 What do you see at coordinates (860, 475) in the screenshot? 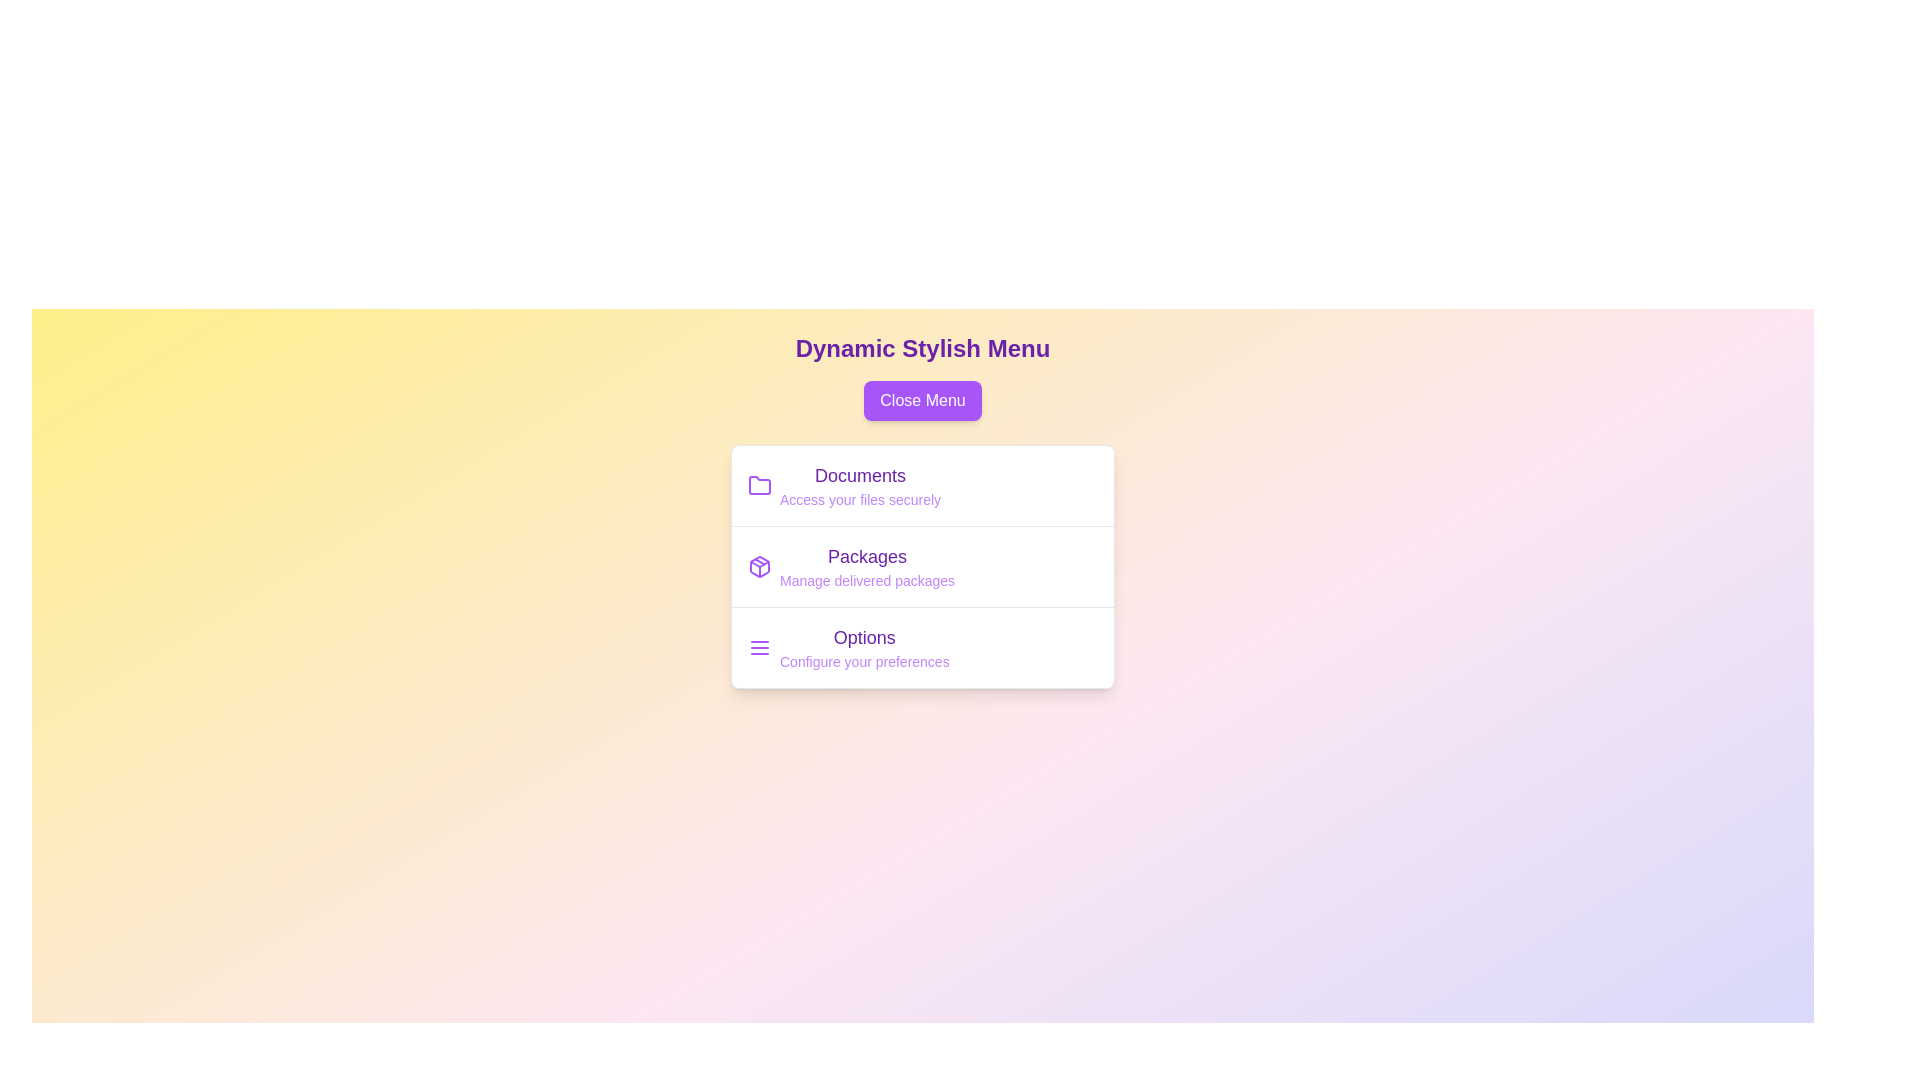
I see `the menu item Documents to select it` at bounding box center [860, 475].